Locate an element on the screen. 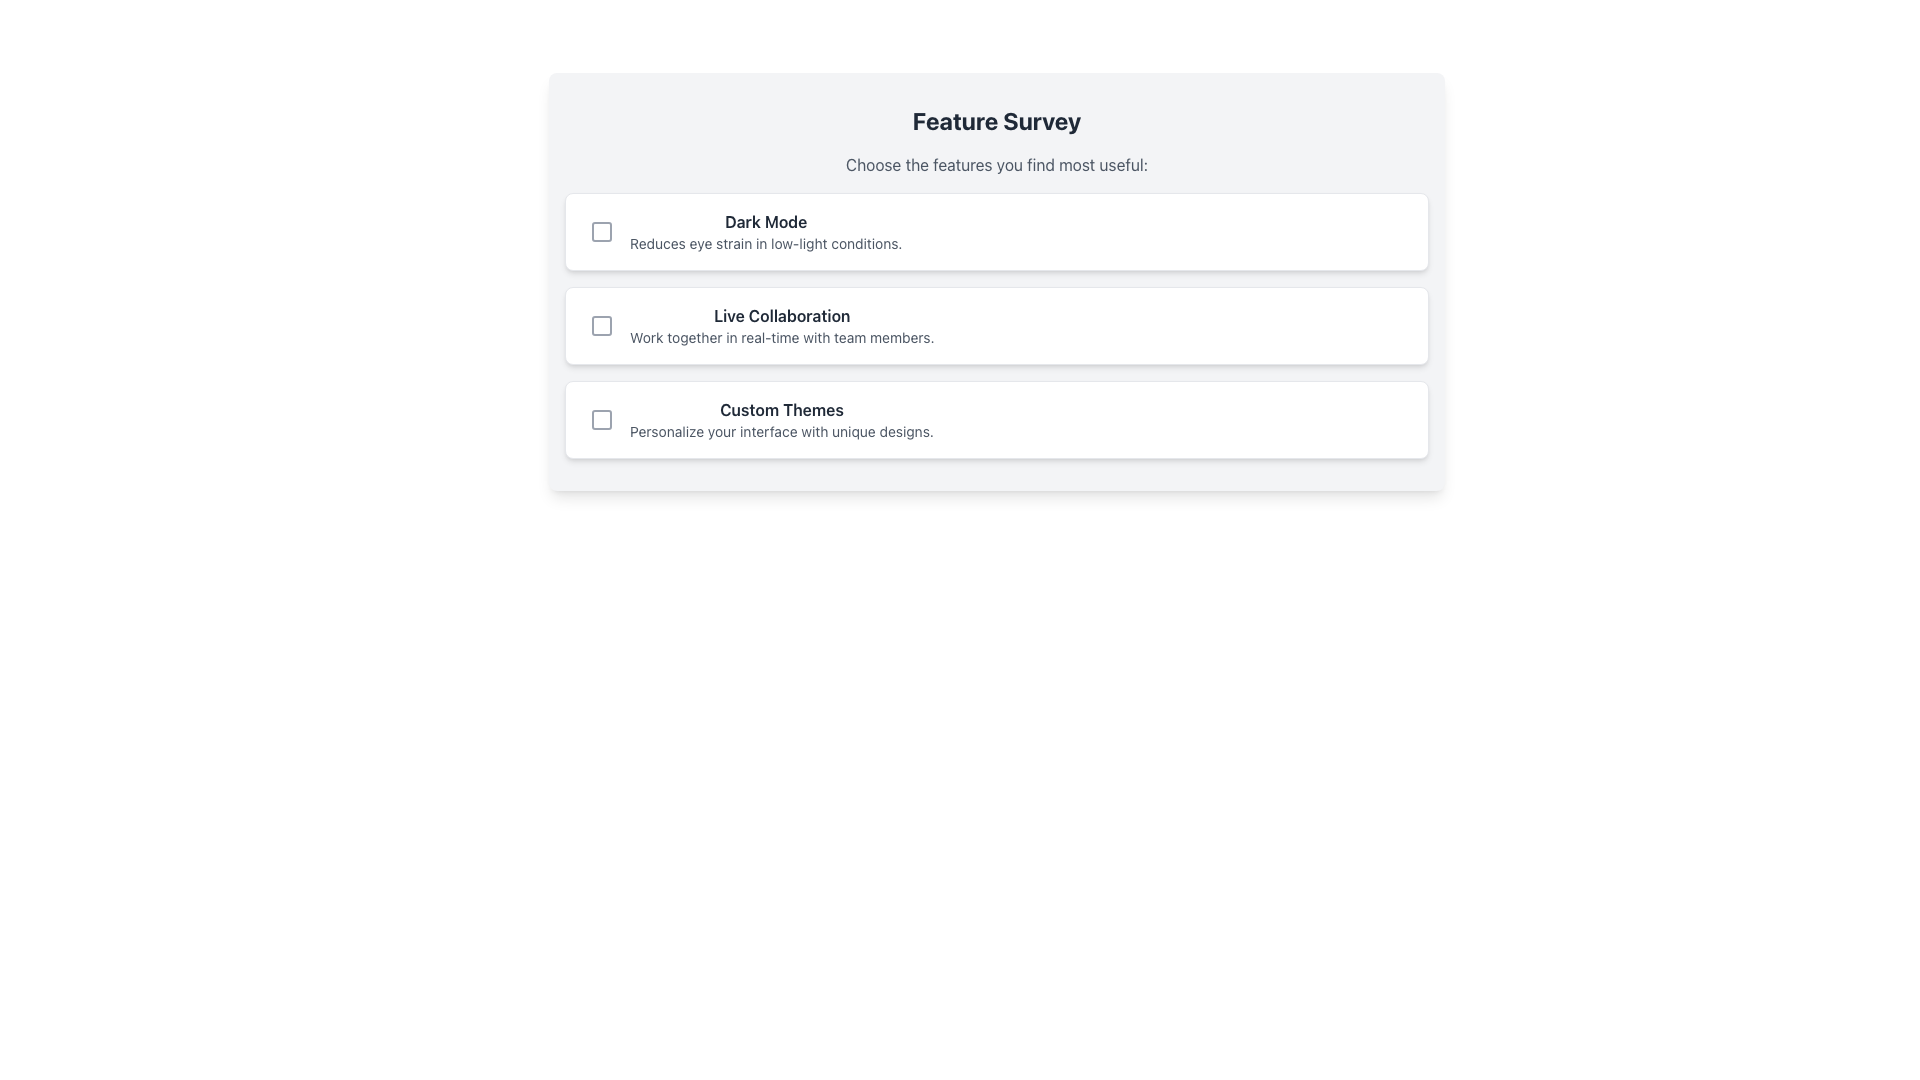 Image resolution: width=1920 pixels, height=1080 pixels. the 'Dark Mode' Checkbox is located at coordinates (997, 230).